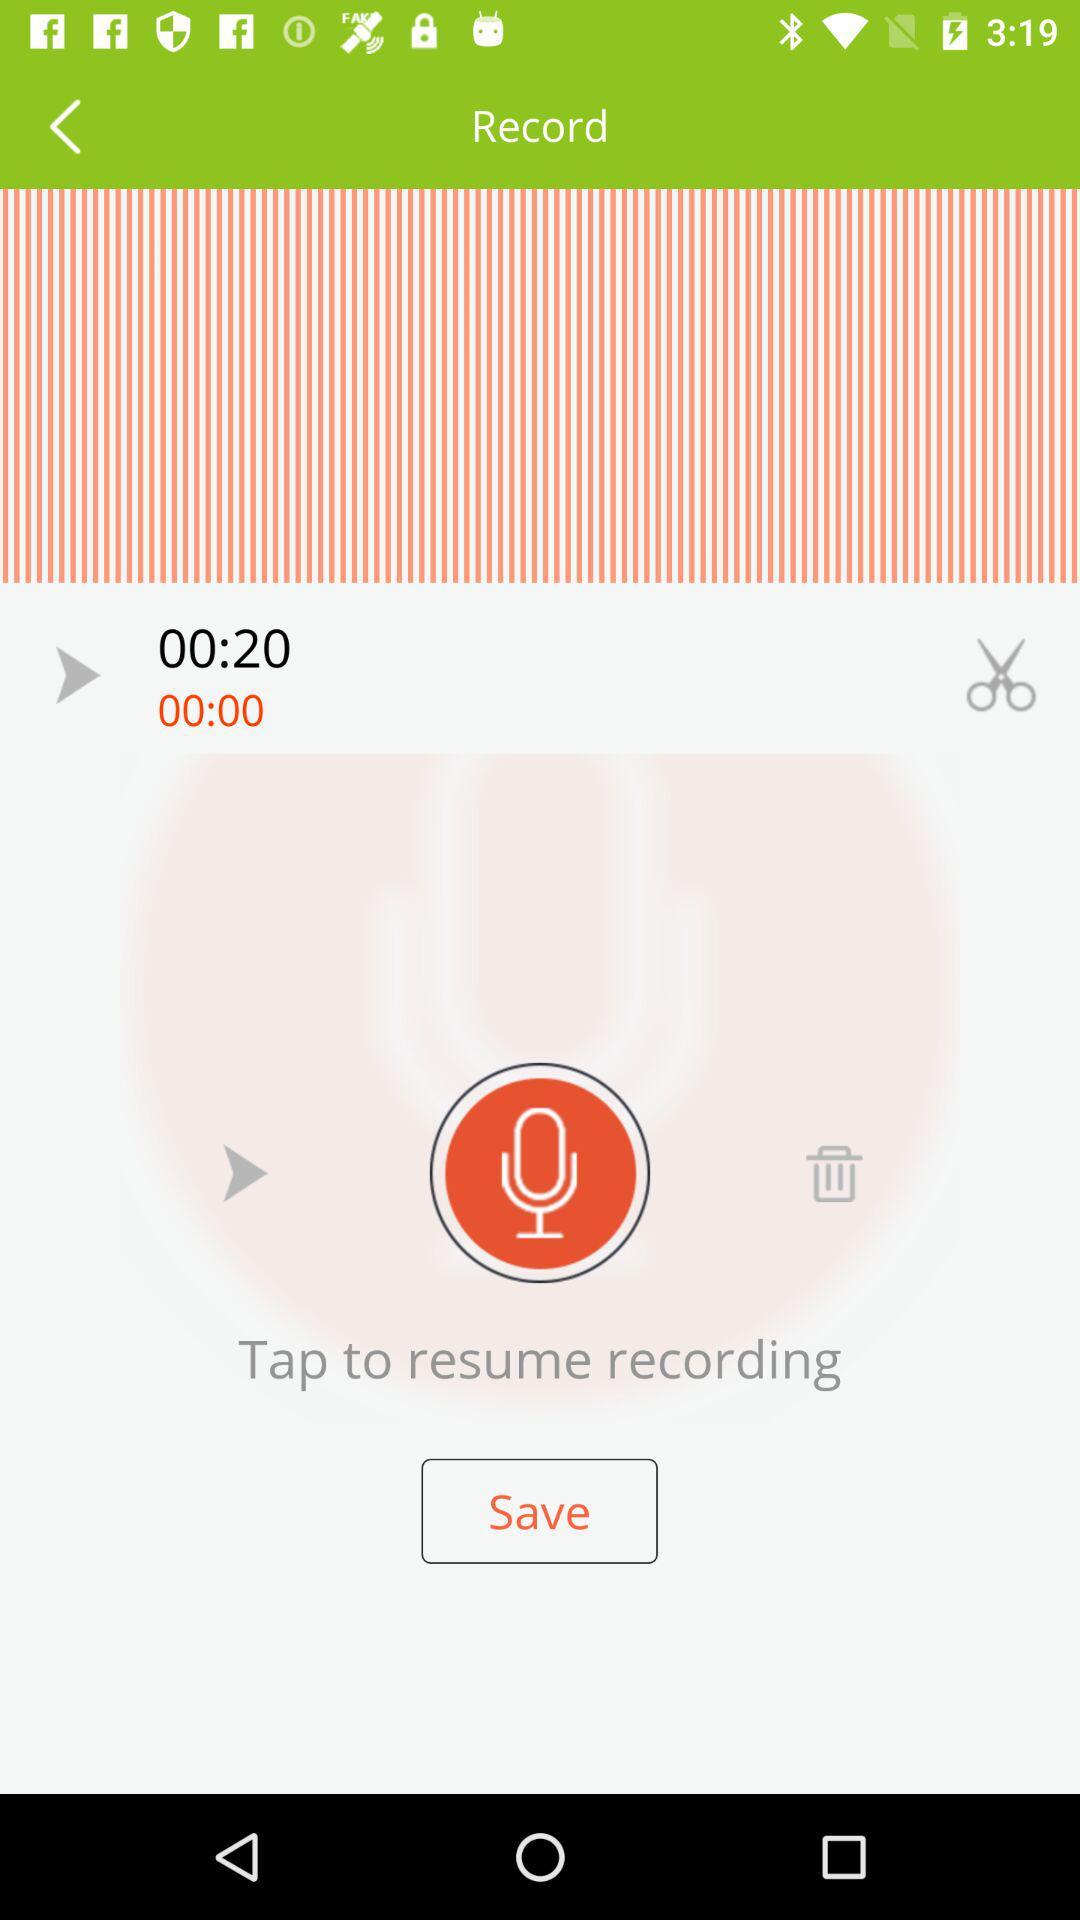  Describe the element at coordinates (538, 1511) in the screenshot. I see `save` at that location.